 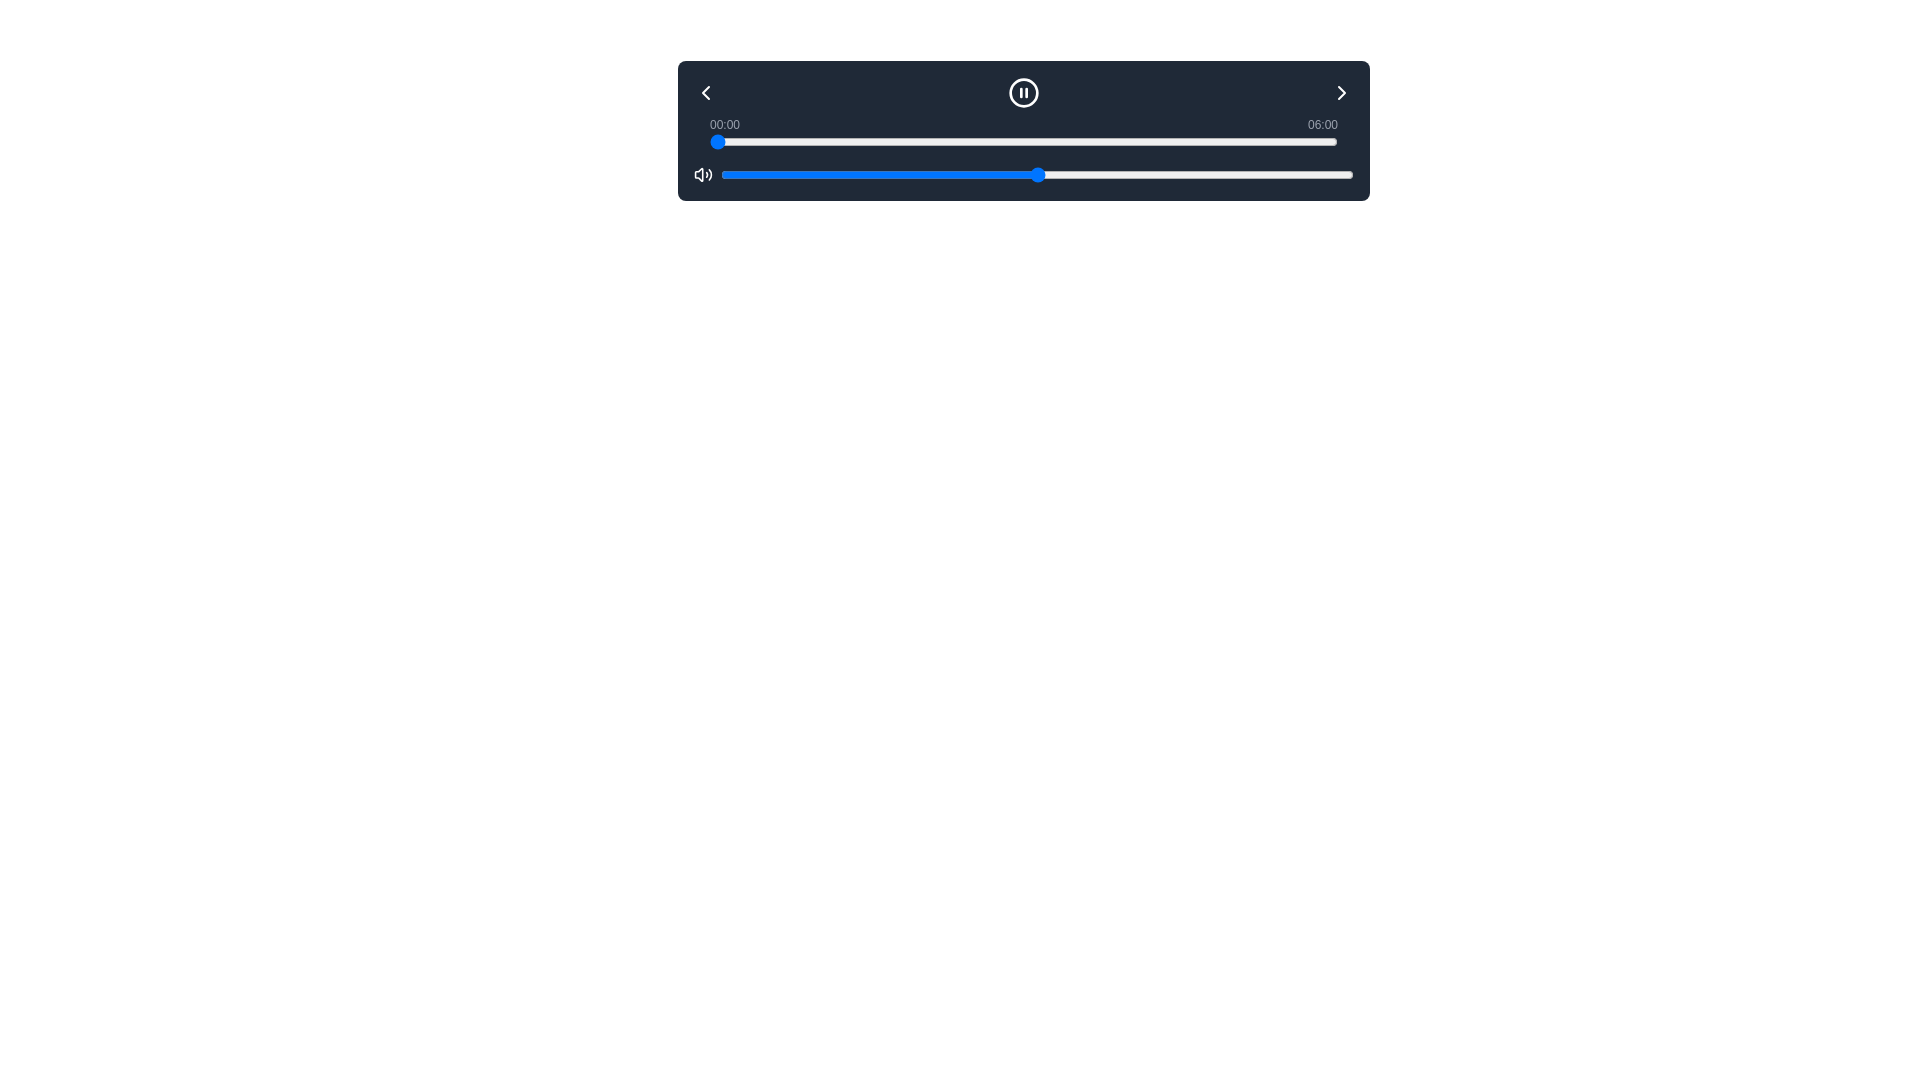 I want to click on the circular icon with a pause symbol located in the center of the composite media control group, so click(x=1023, y=92).